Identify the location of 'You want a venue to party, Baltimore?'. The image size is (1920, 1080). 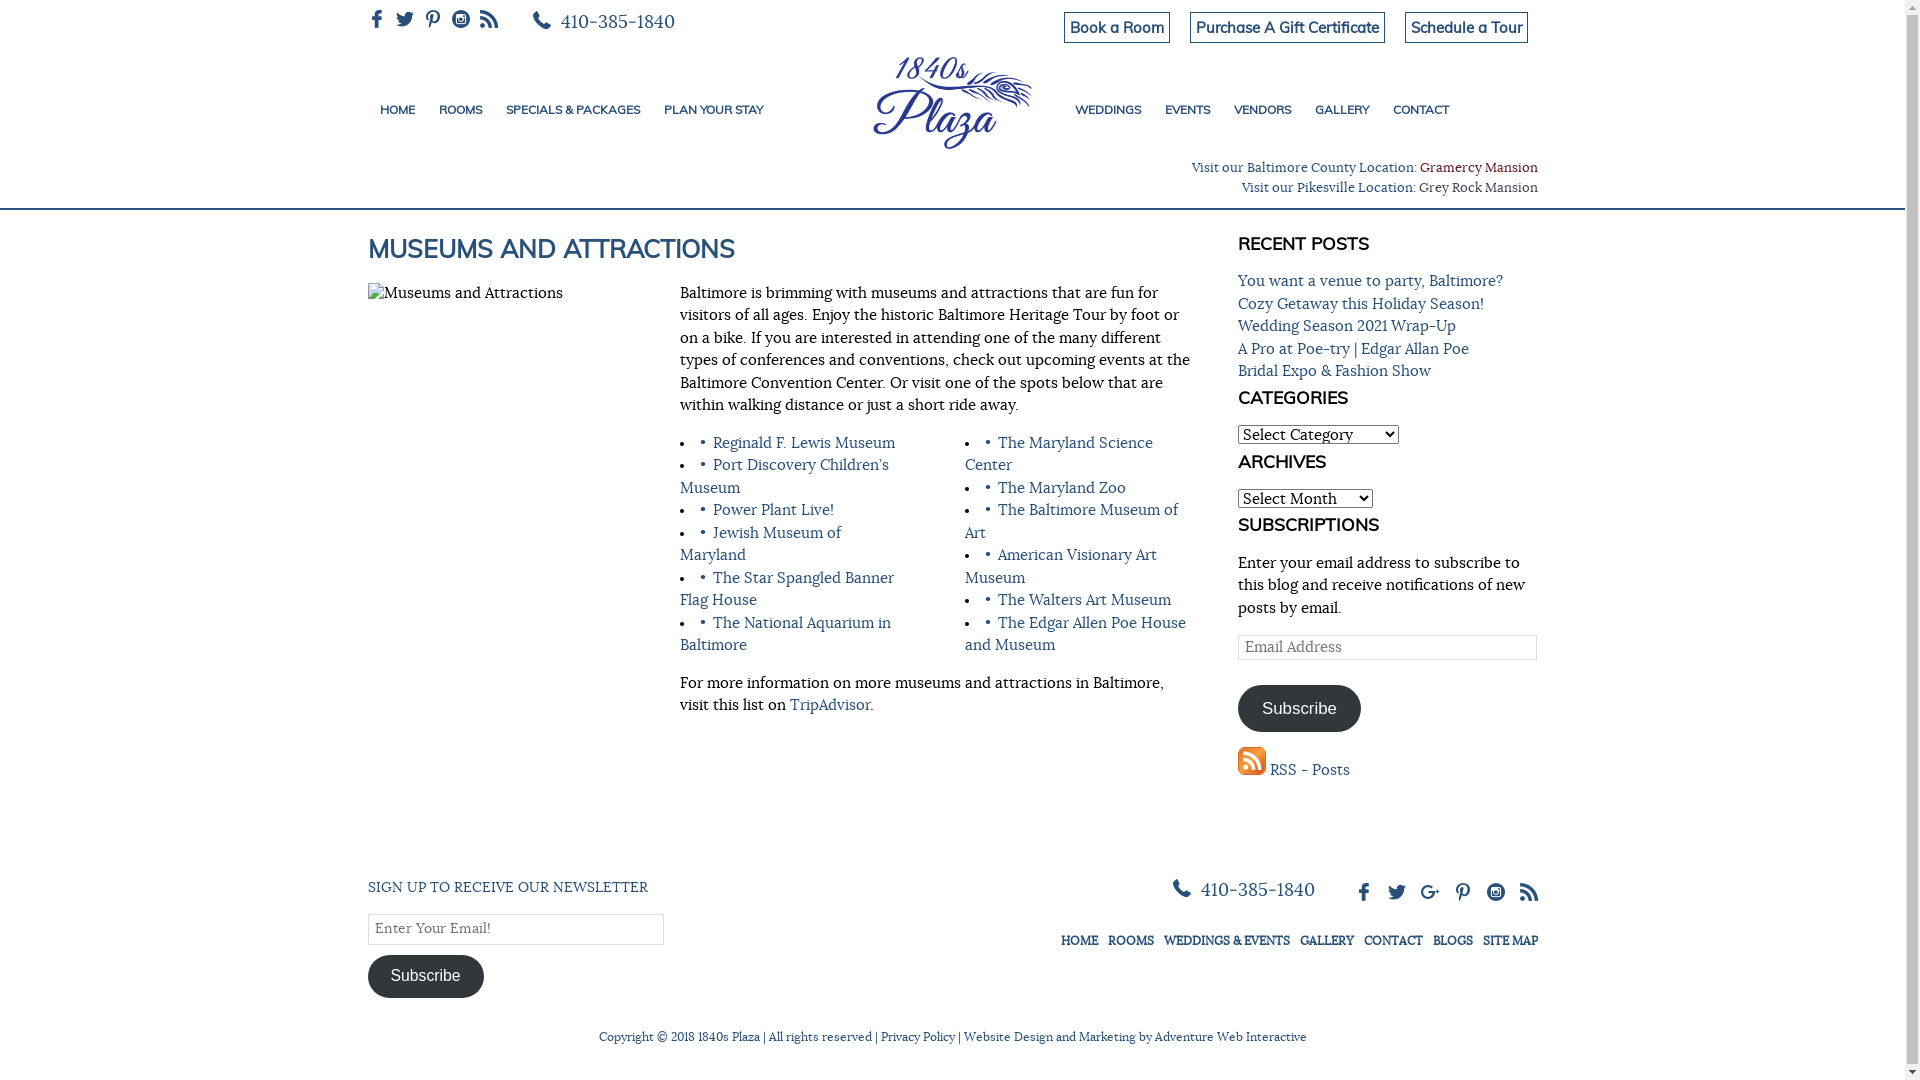
(1369, 281).